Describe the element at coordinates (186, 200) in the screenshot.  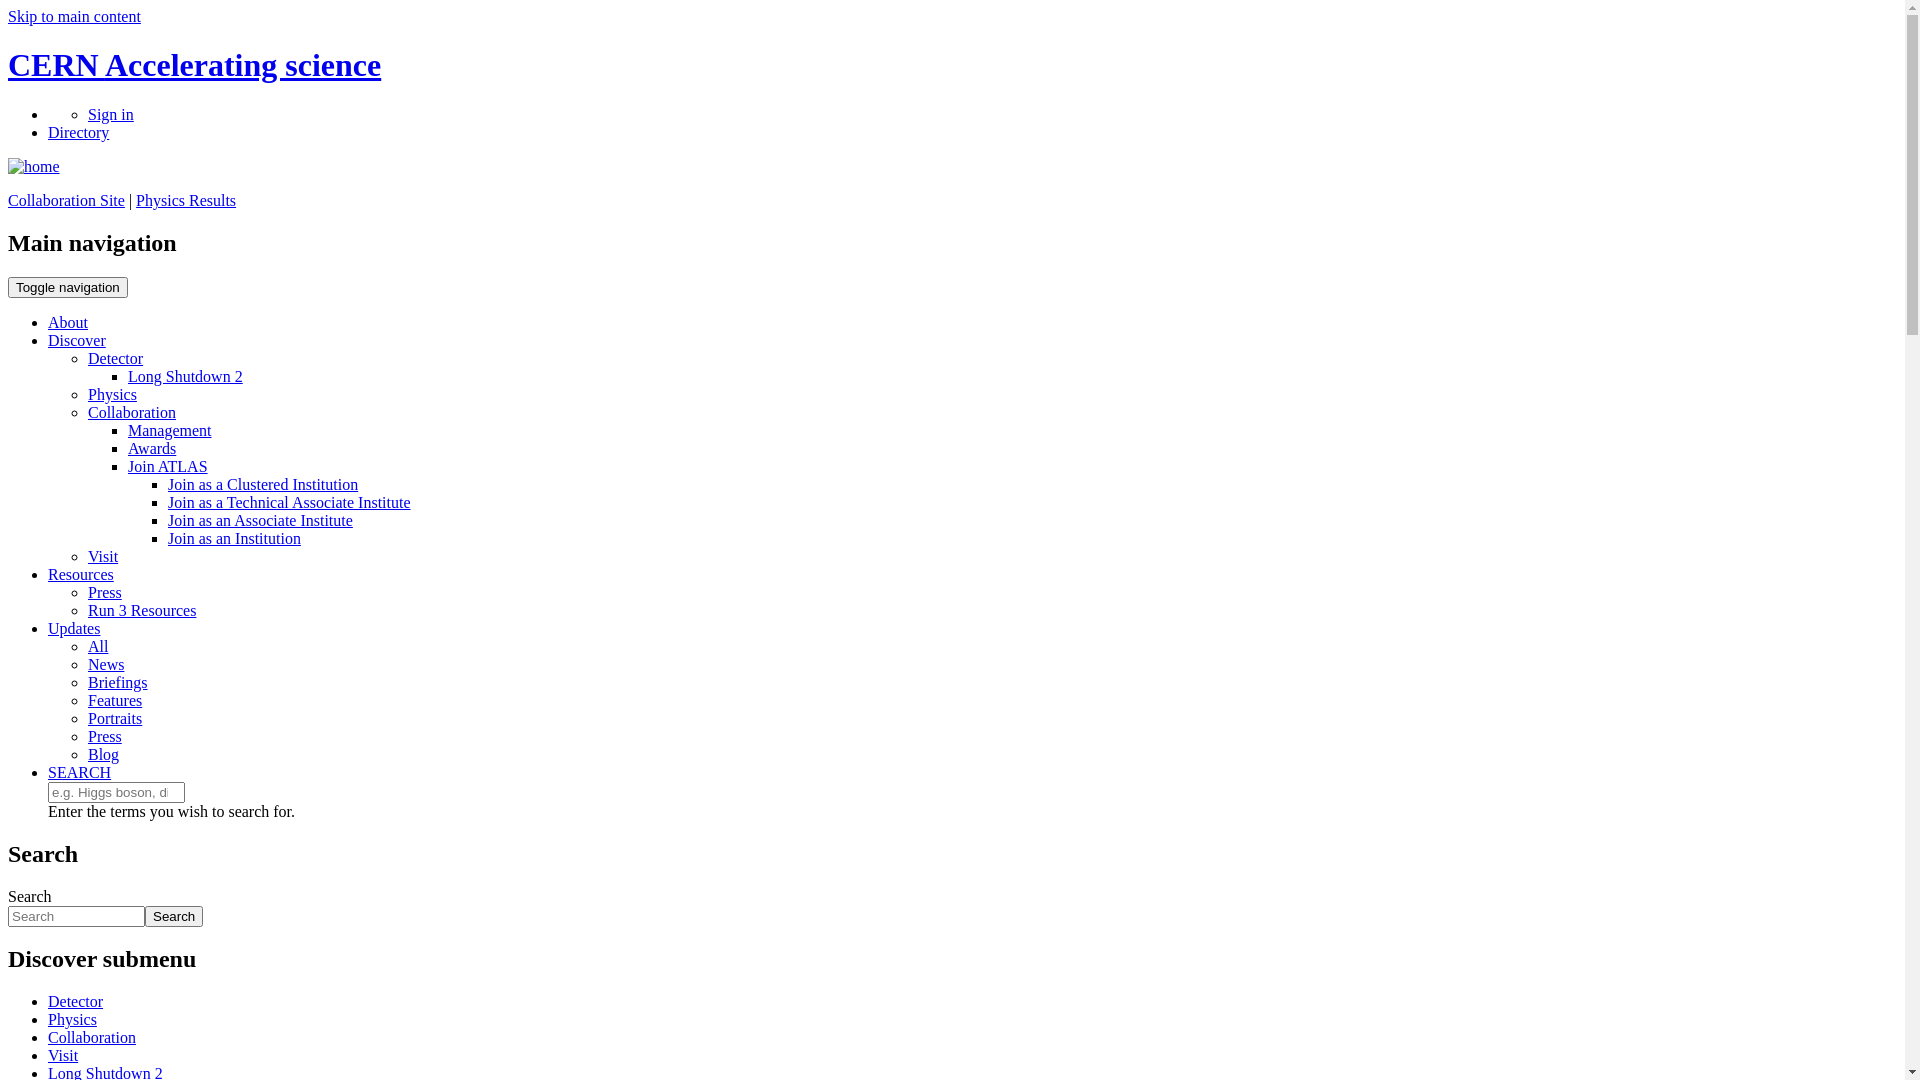
I see `'Physics Results'` at that location.